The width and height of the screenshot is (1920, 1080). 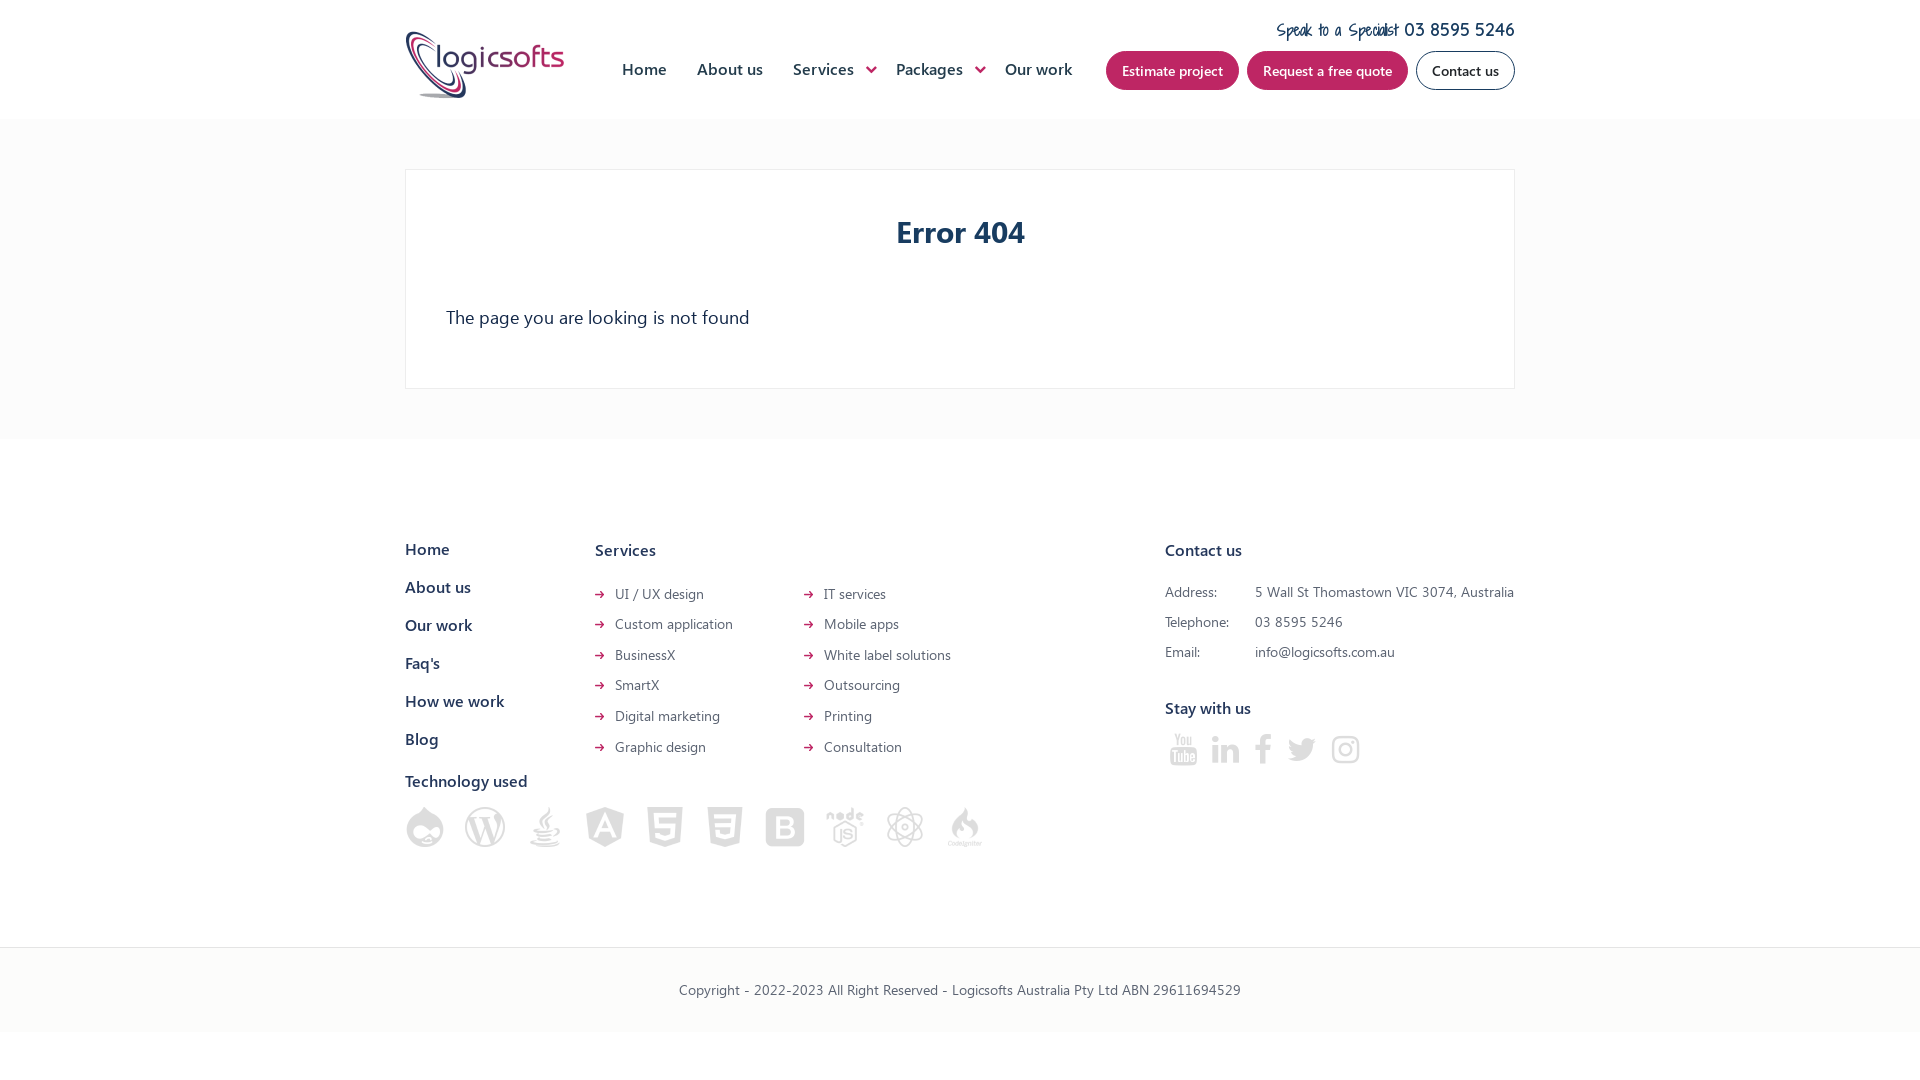 What do you see at coordinates (659, 592) in the screenshot?
I see `'UI / UX design'` at bounding box center [659, 592].